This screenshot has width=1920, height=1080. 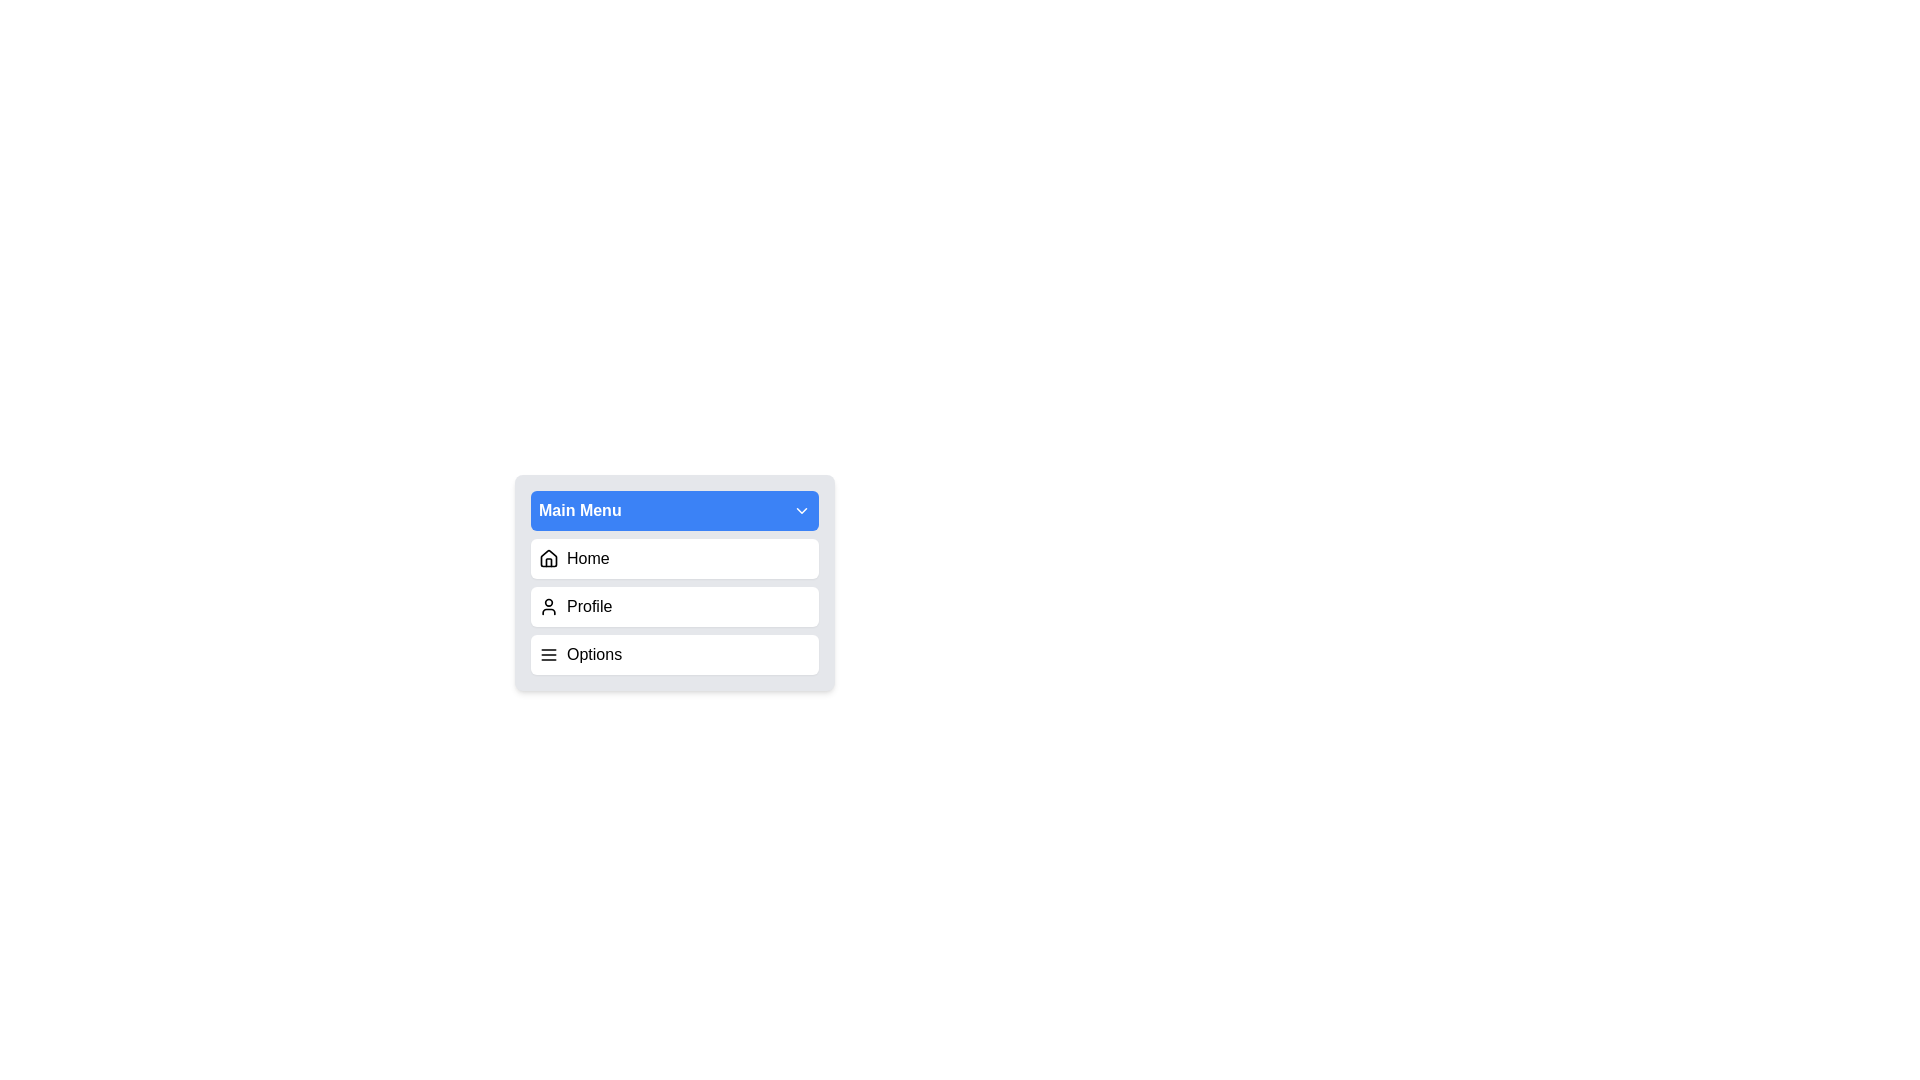 I want to click on the 'Profile' button, which is the second button in the vertical menu list of the 'Main Menu', so click(x=675, y=605).